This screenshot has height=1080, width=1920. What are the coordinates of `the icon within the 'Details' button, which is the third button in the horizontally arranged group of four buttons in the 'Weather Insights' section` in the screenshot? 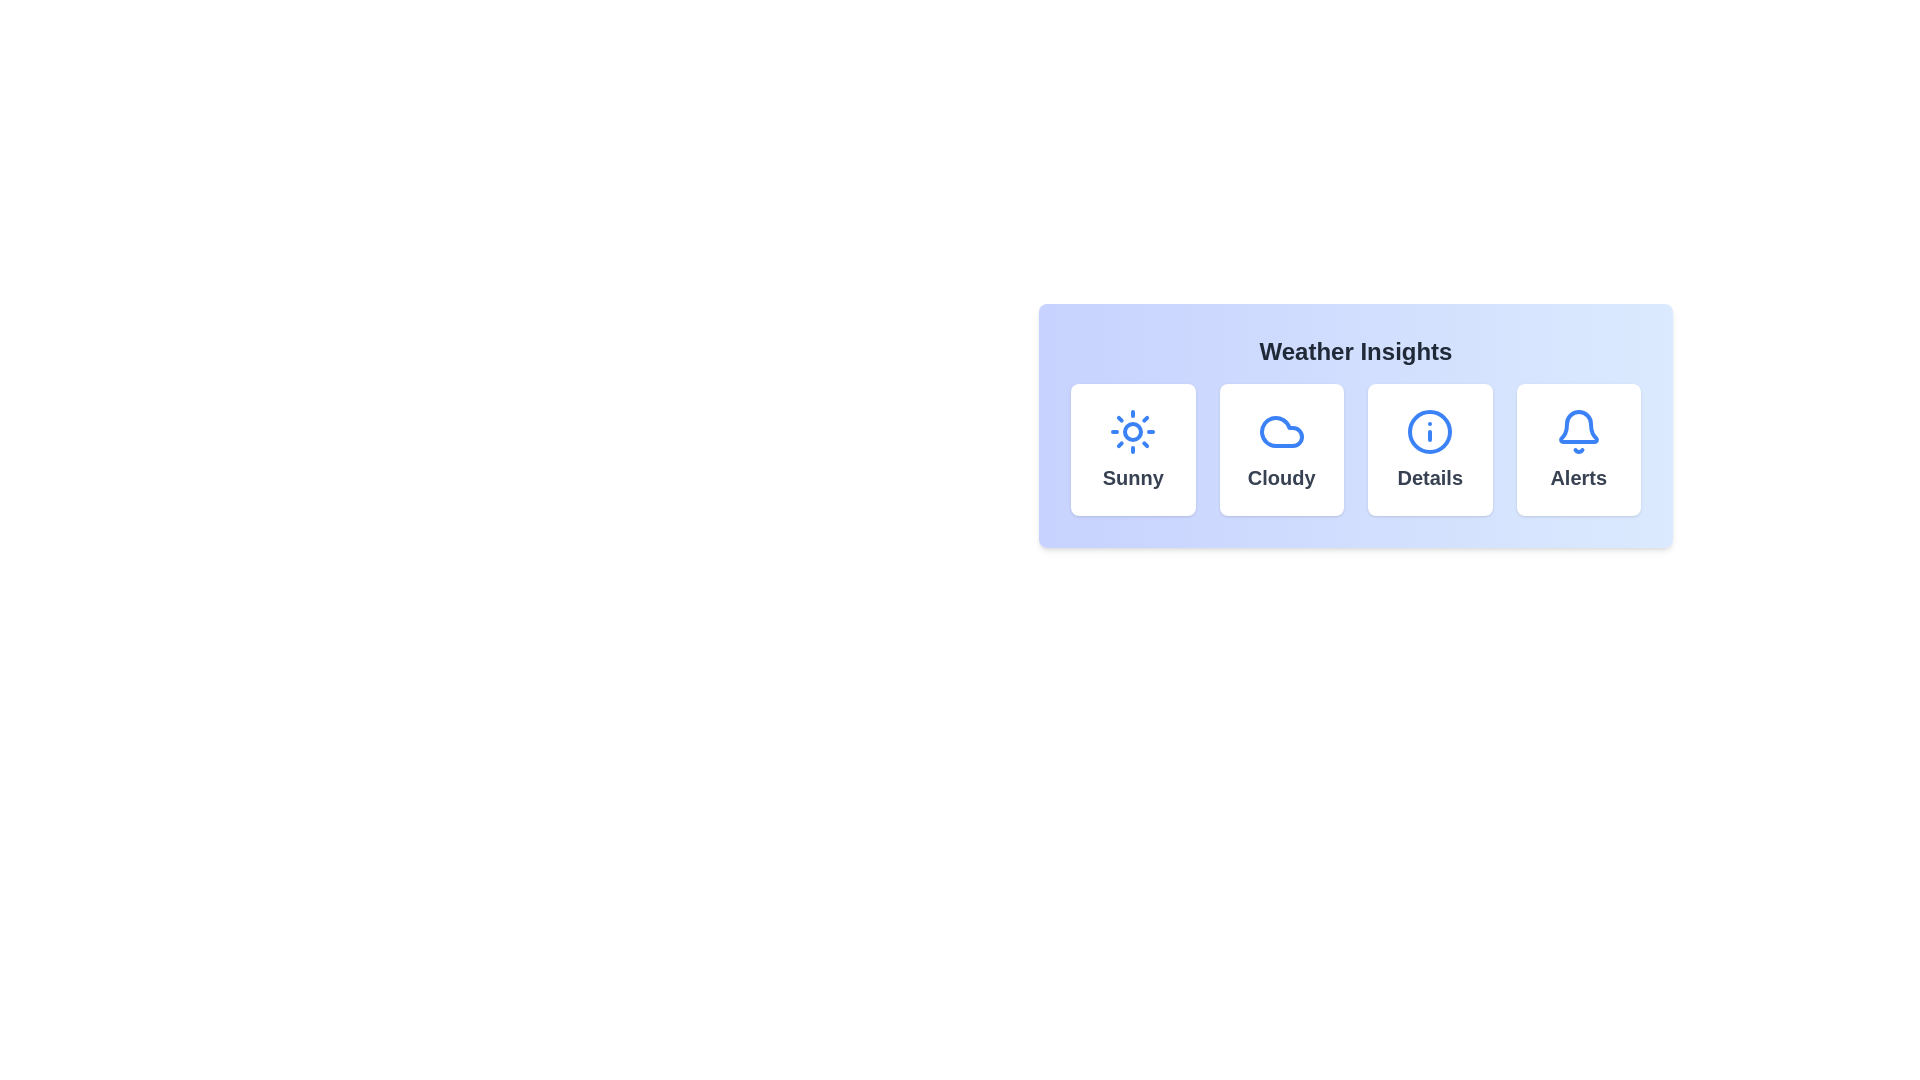 It's located at (1429, 431).